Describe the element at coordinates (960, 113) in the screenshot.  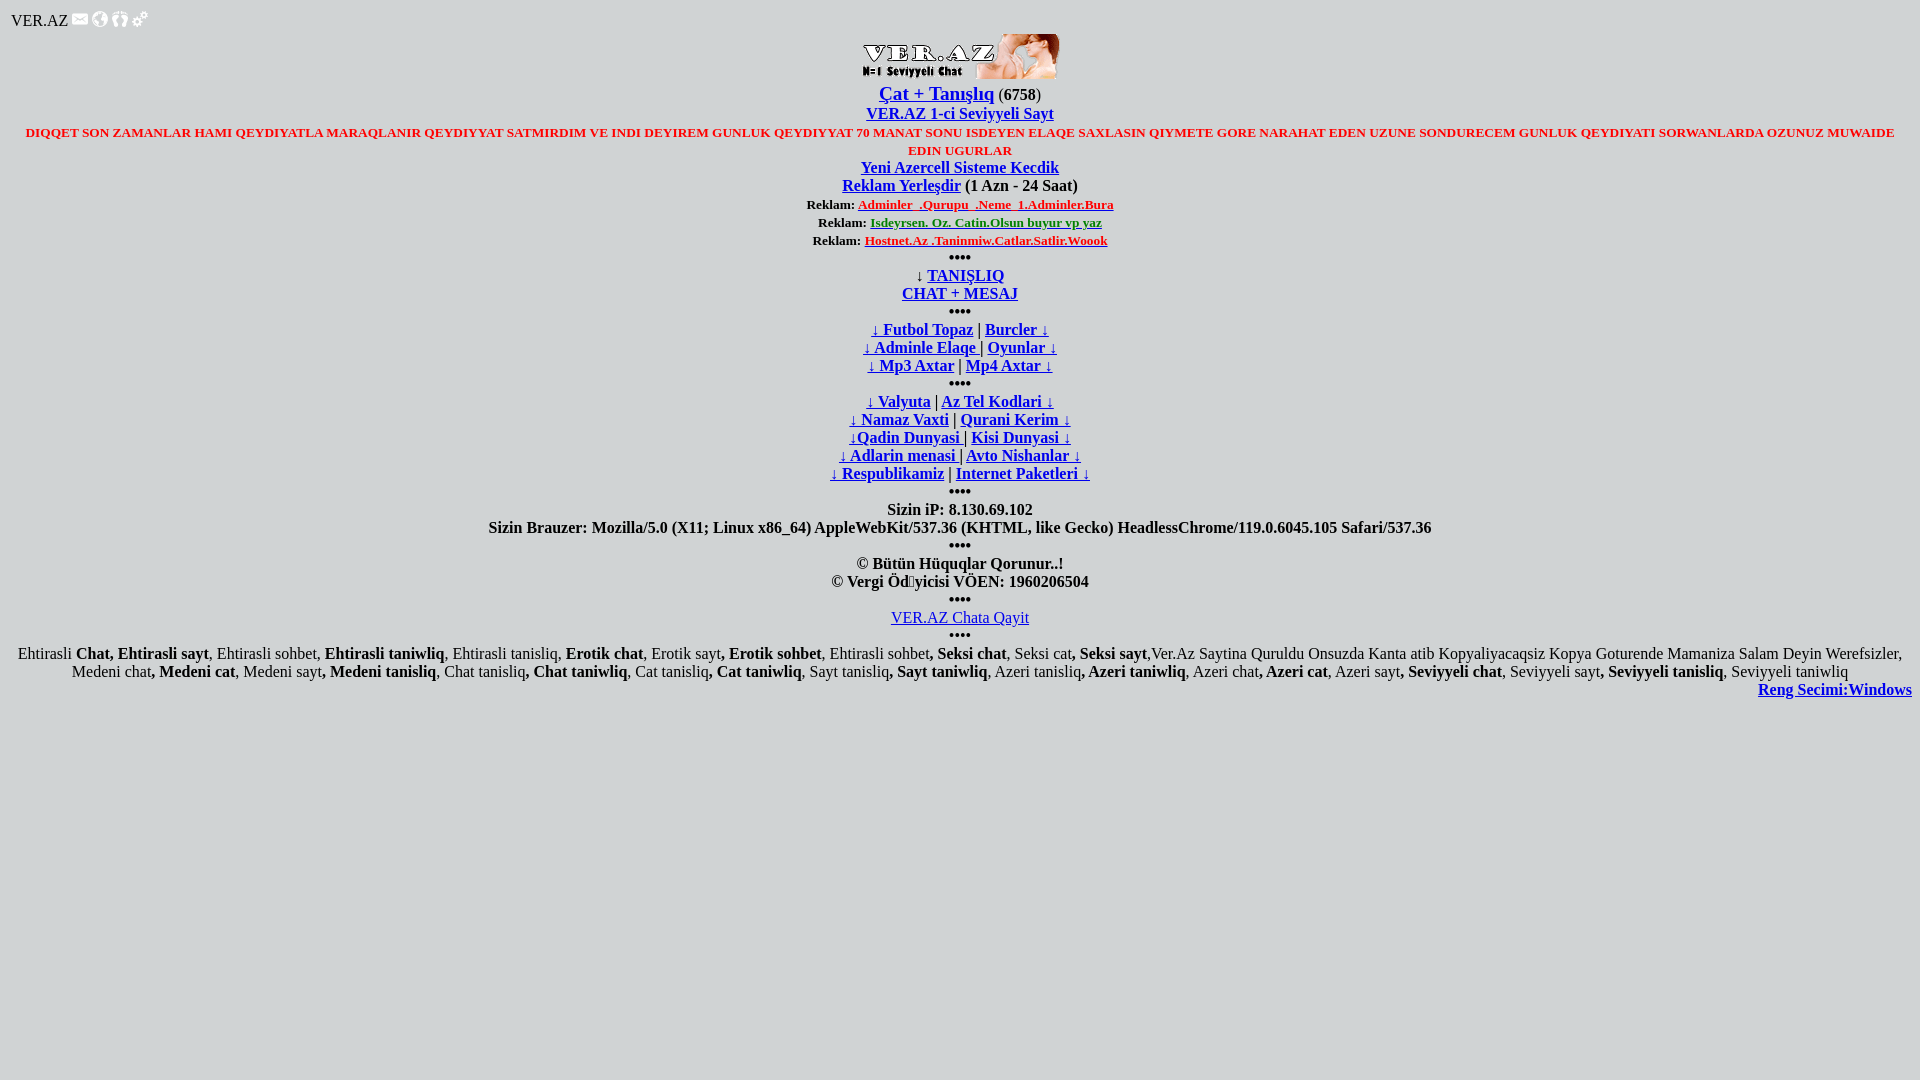
I see `'VER.AZ 1-ci Seviyyeli Sayt'` at that location.